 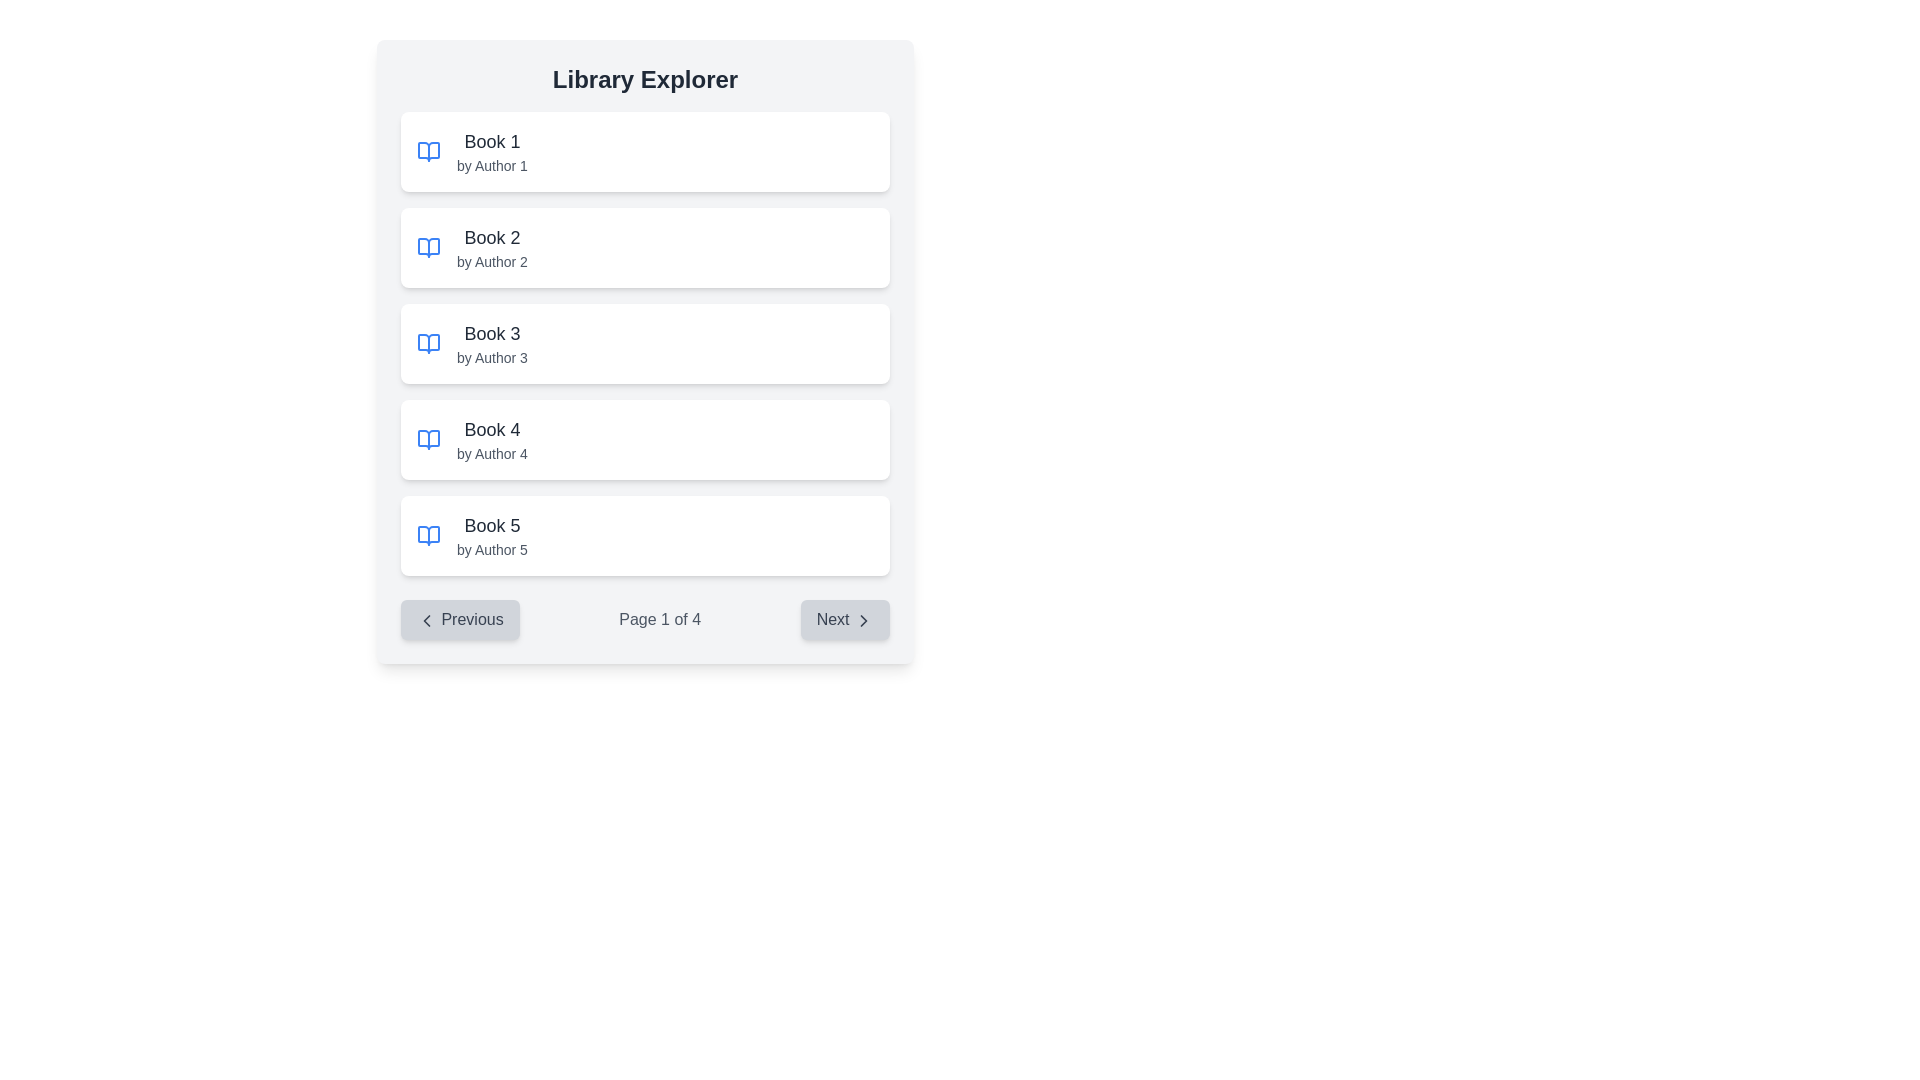 What do you see at coordinates (492, 454) in the screenshot?
I see `the text label displaying 'by Author 4', which is styled in a smaller gray font and located beneath the title 'Book 4' in the fourth item of the book list` at bounding box center [492, 454].